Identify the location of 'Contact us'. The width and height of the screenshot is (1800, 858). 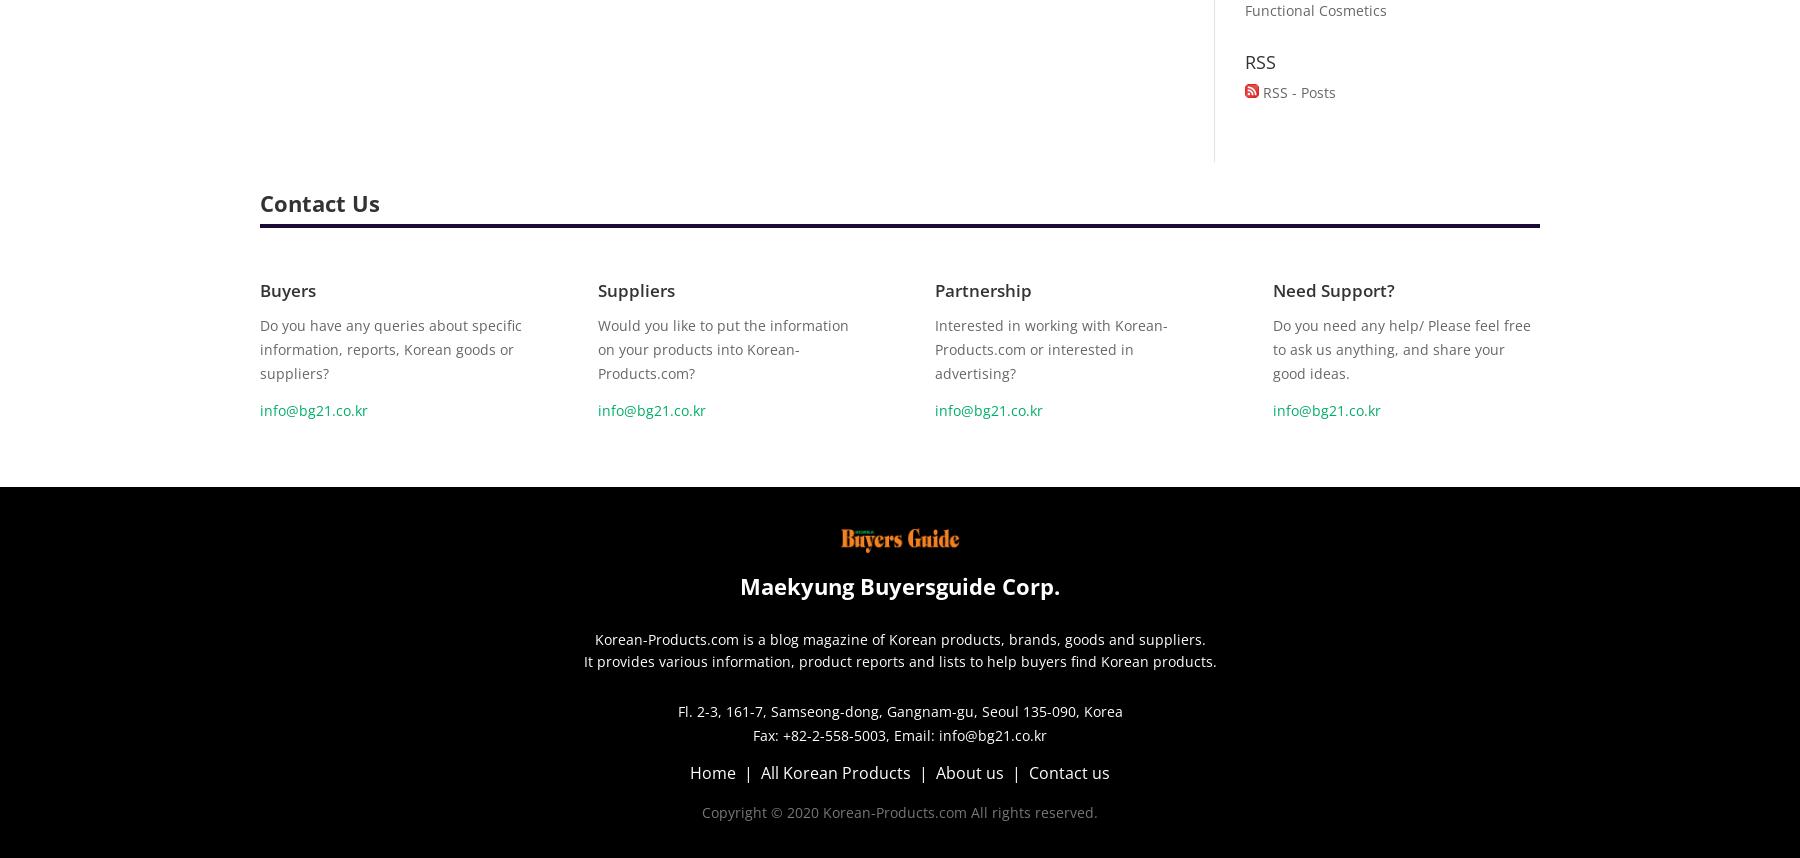
(1069, 771).